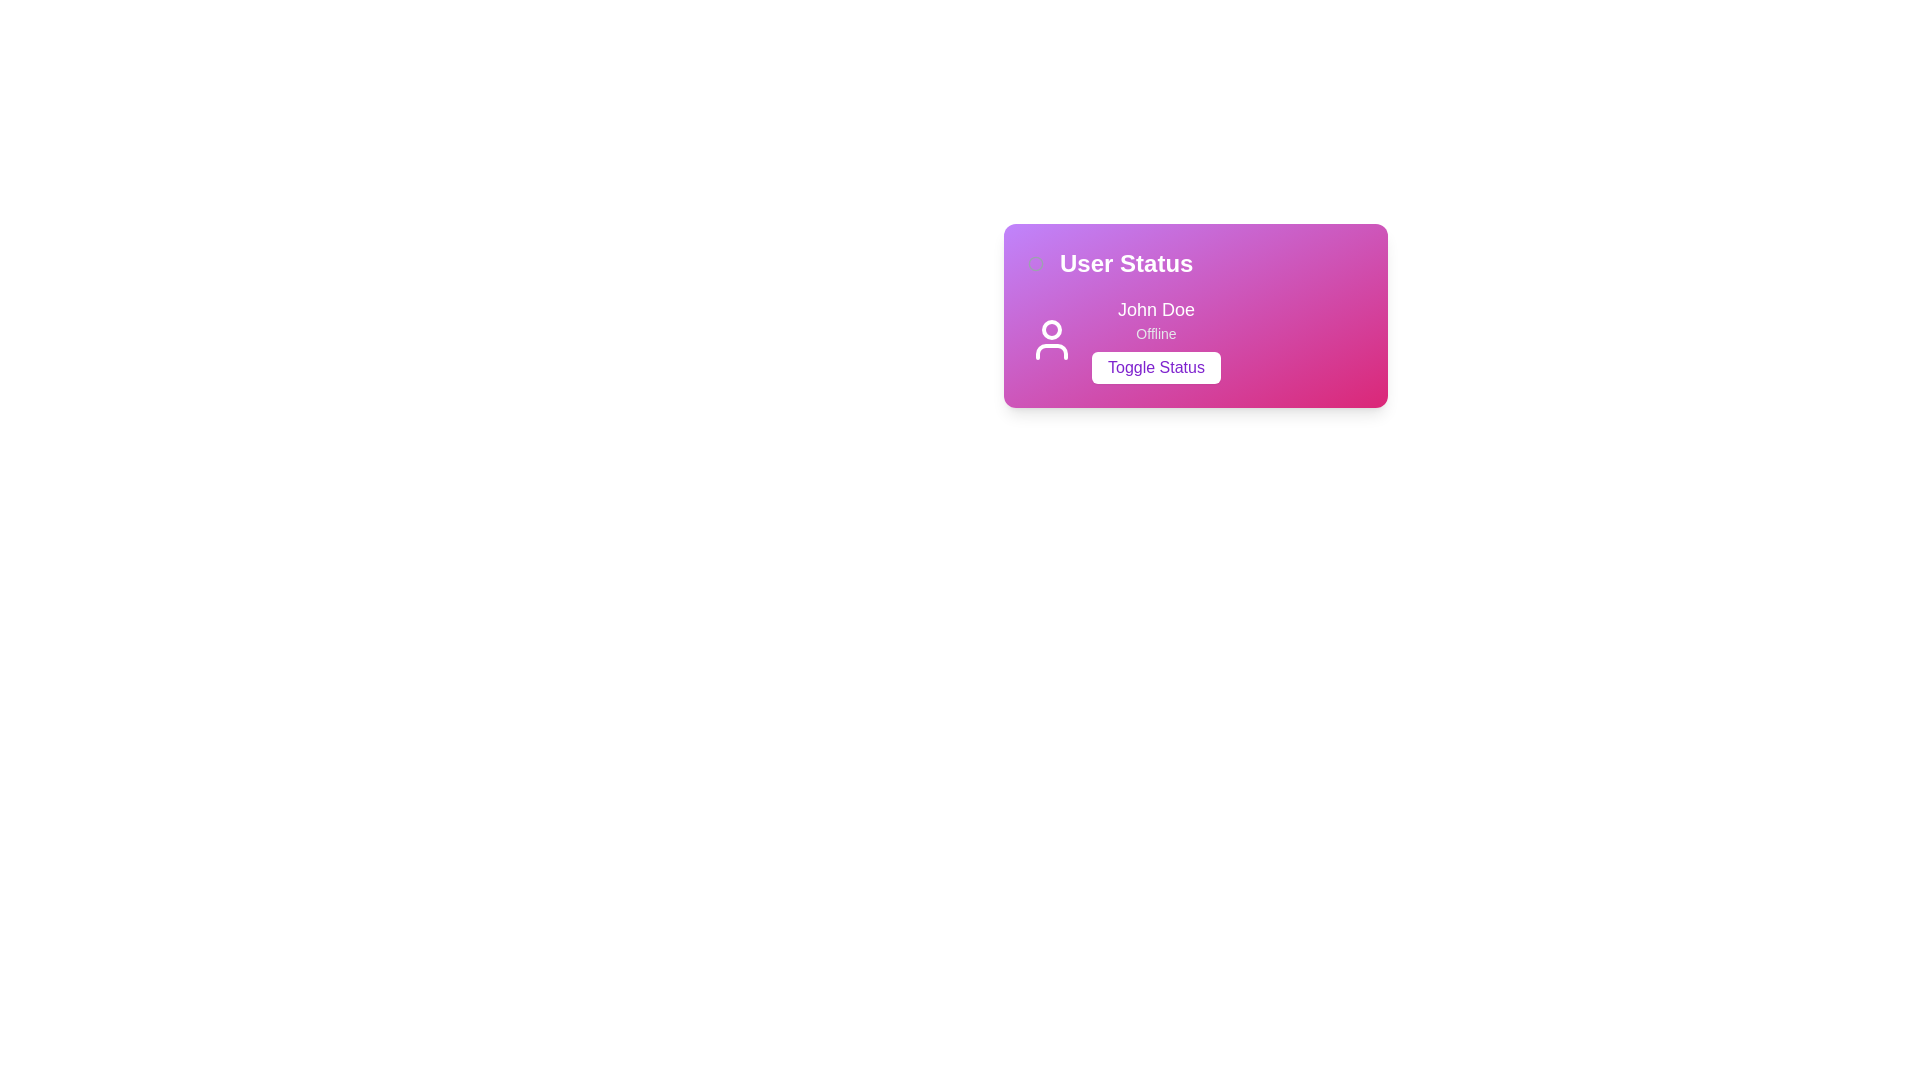 This screenshot has width=1920, height=1080. I want to click on the button labeled 'Toggle Status' located in the Information display with action button, which provides user name and status information and is positioned below the user icon and to the right of the 'User Status' heading, so click(1156, 338).